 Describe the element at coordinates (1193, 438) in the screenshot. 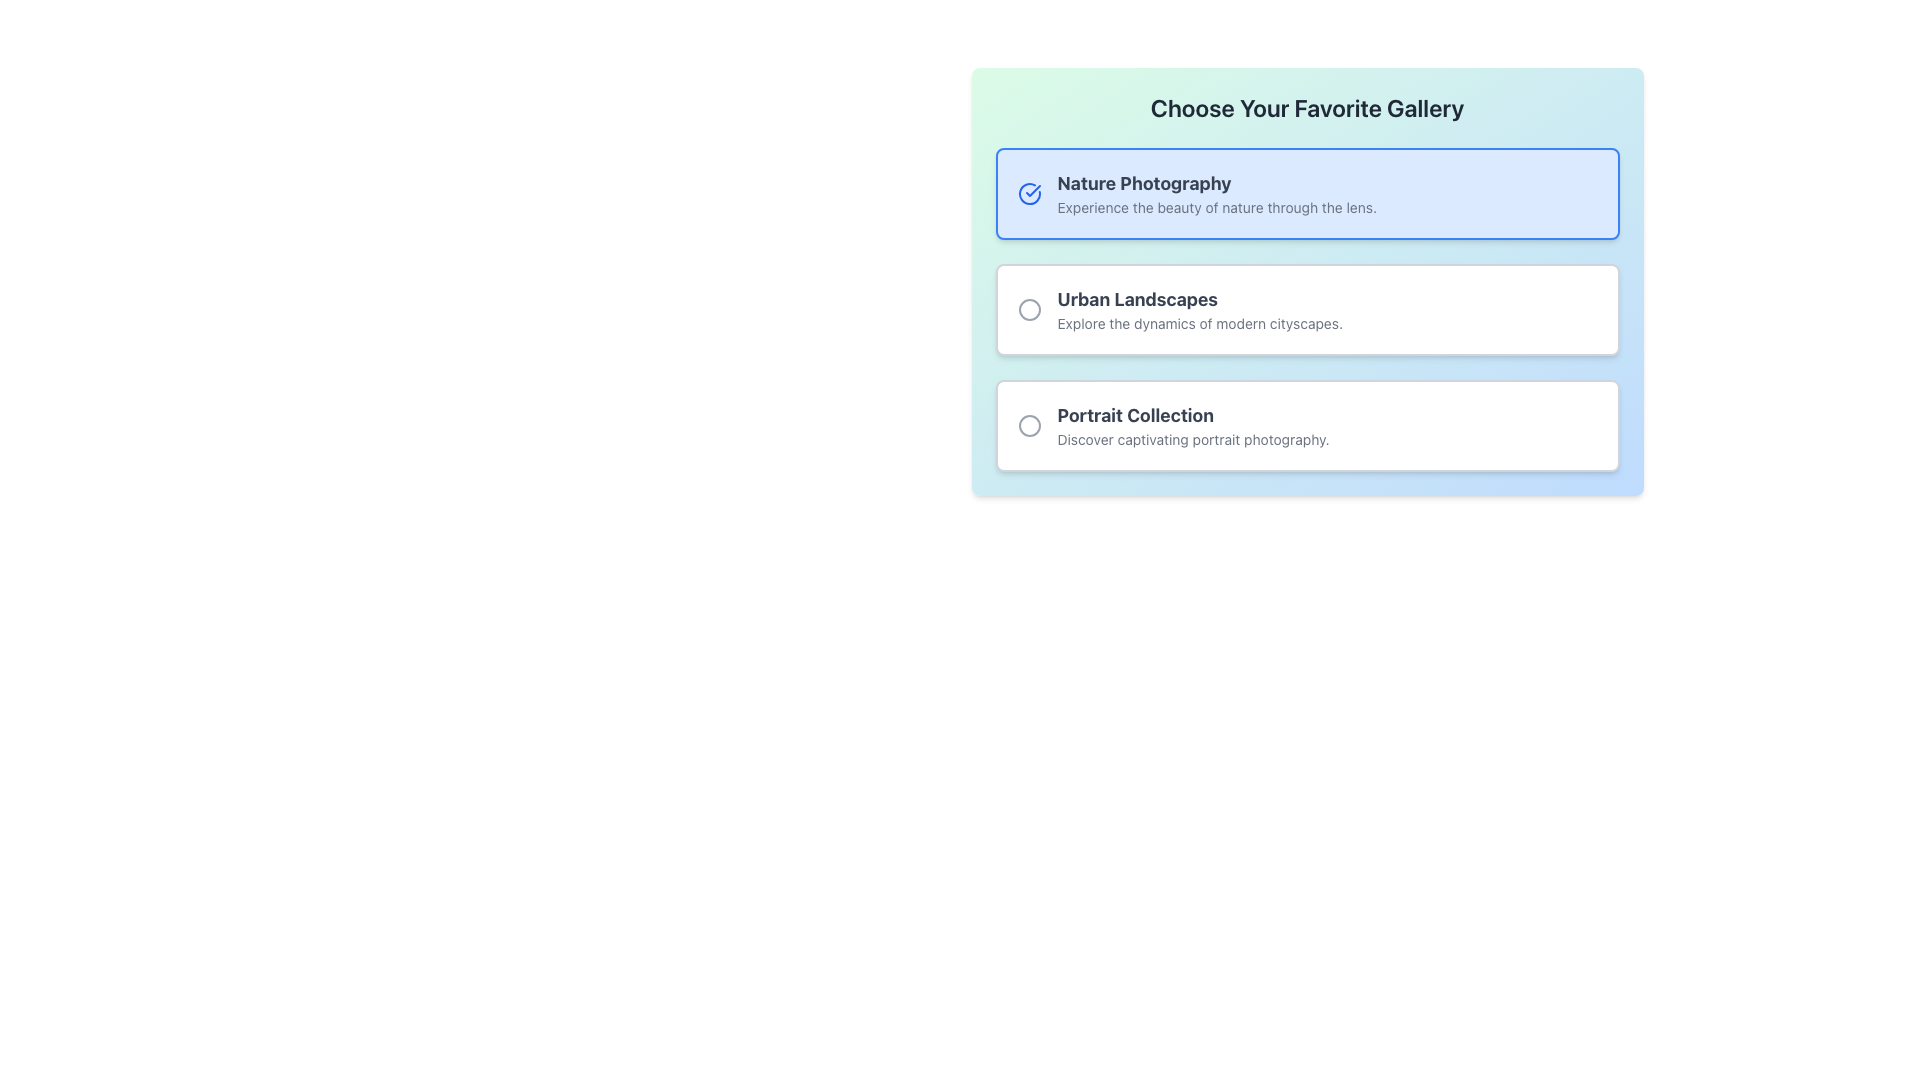

I see `supplementary text providing a brief description of the 'Portrait Collection' selection option, which is positioned below the 'Portrait Collection' text in the vertical list of choices` at that location.